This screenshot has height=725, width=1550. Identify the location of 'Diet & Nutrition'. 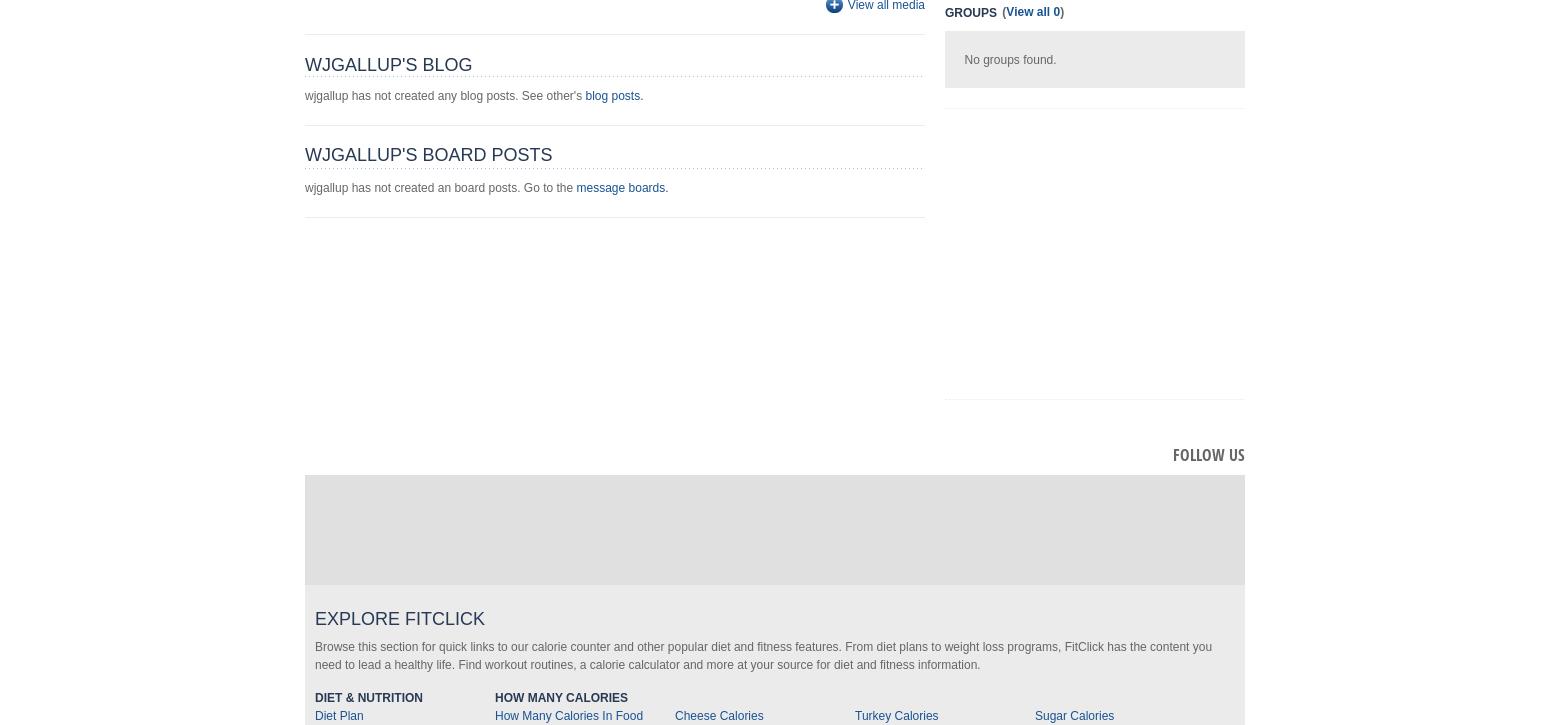
(368, 697).